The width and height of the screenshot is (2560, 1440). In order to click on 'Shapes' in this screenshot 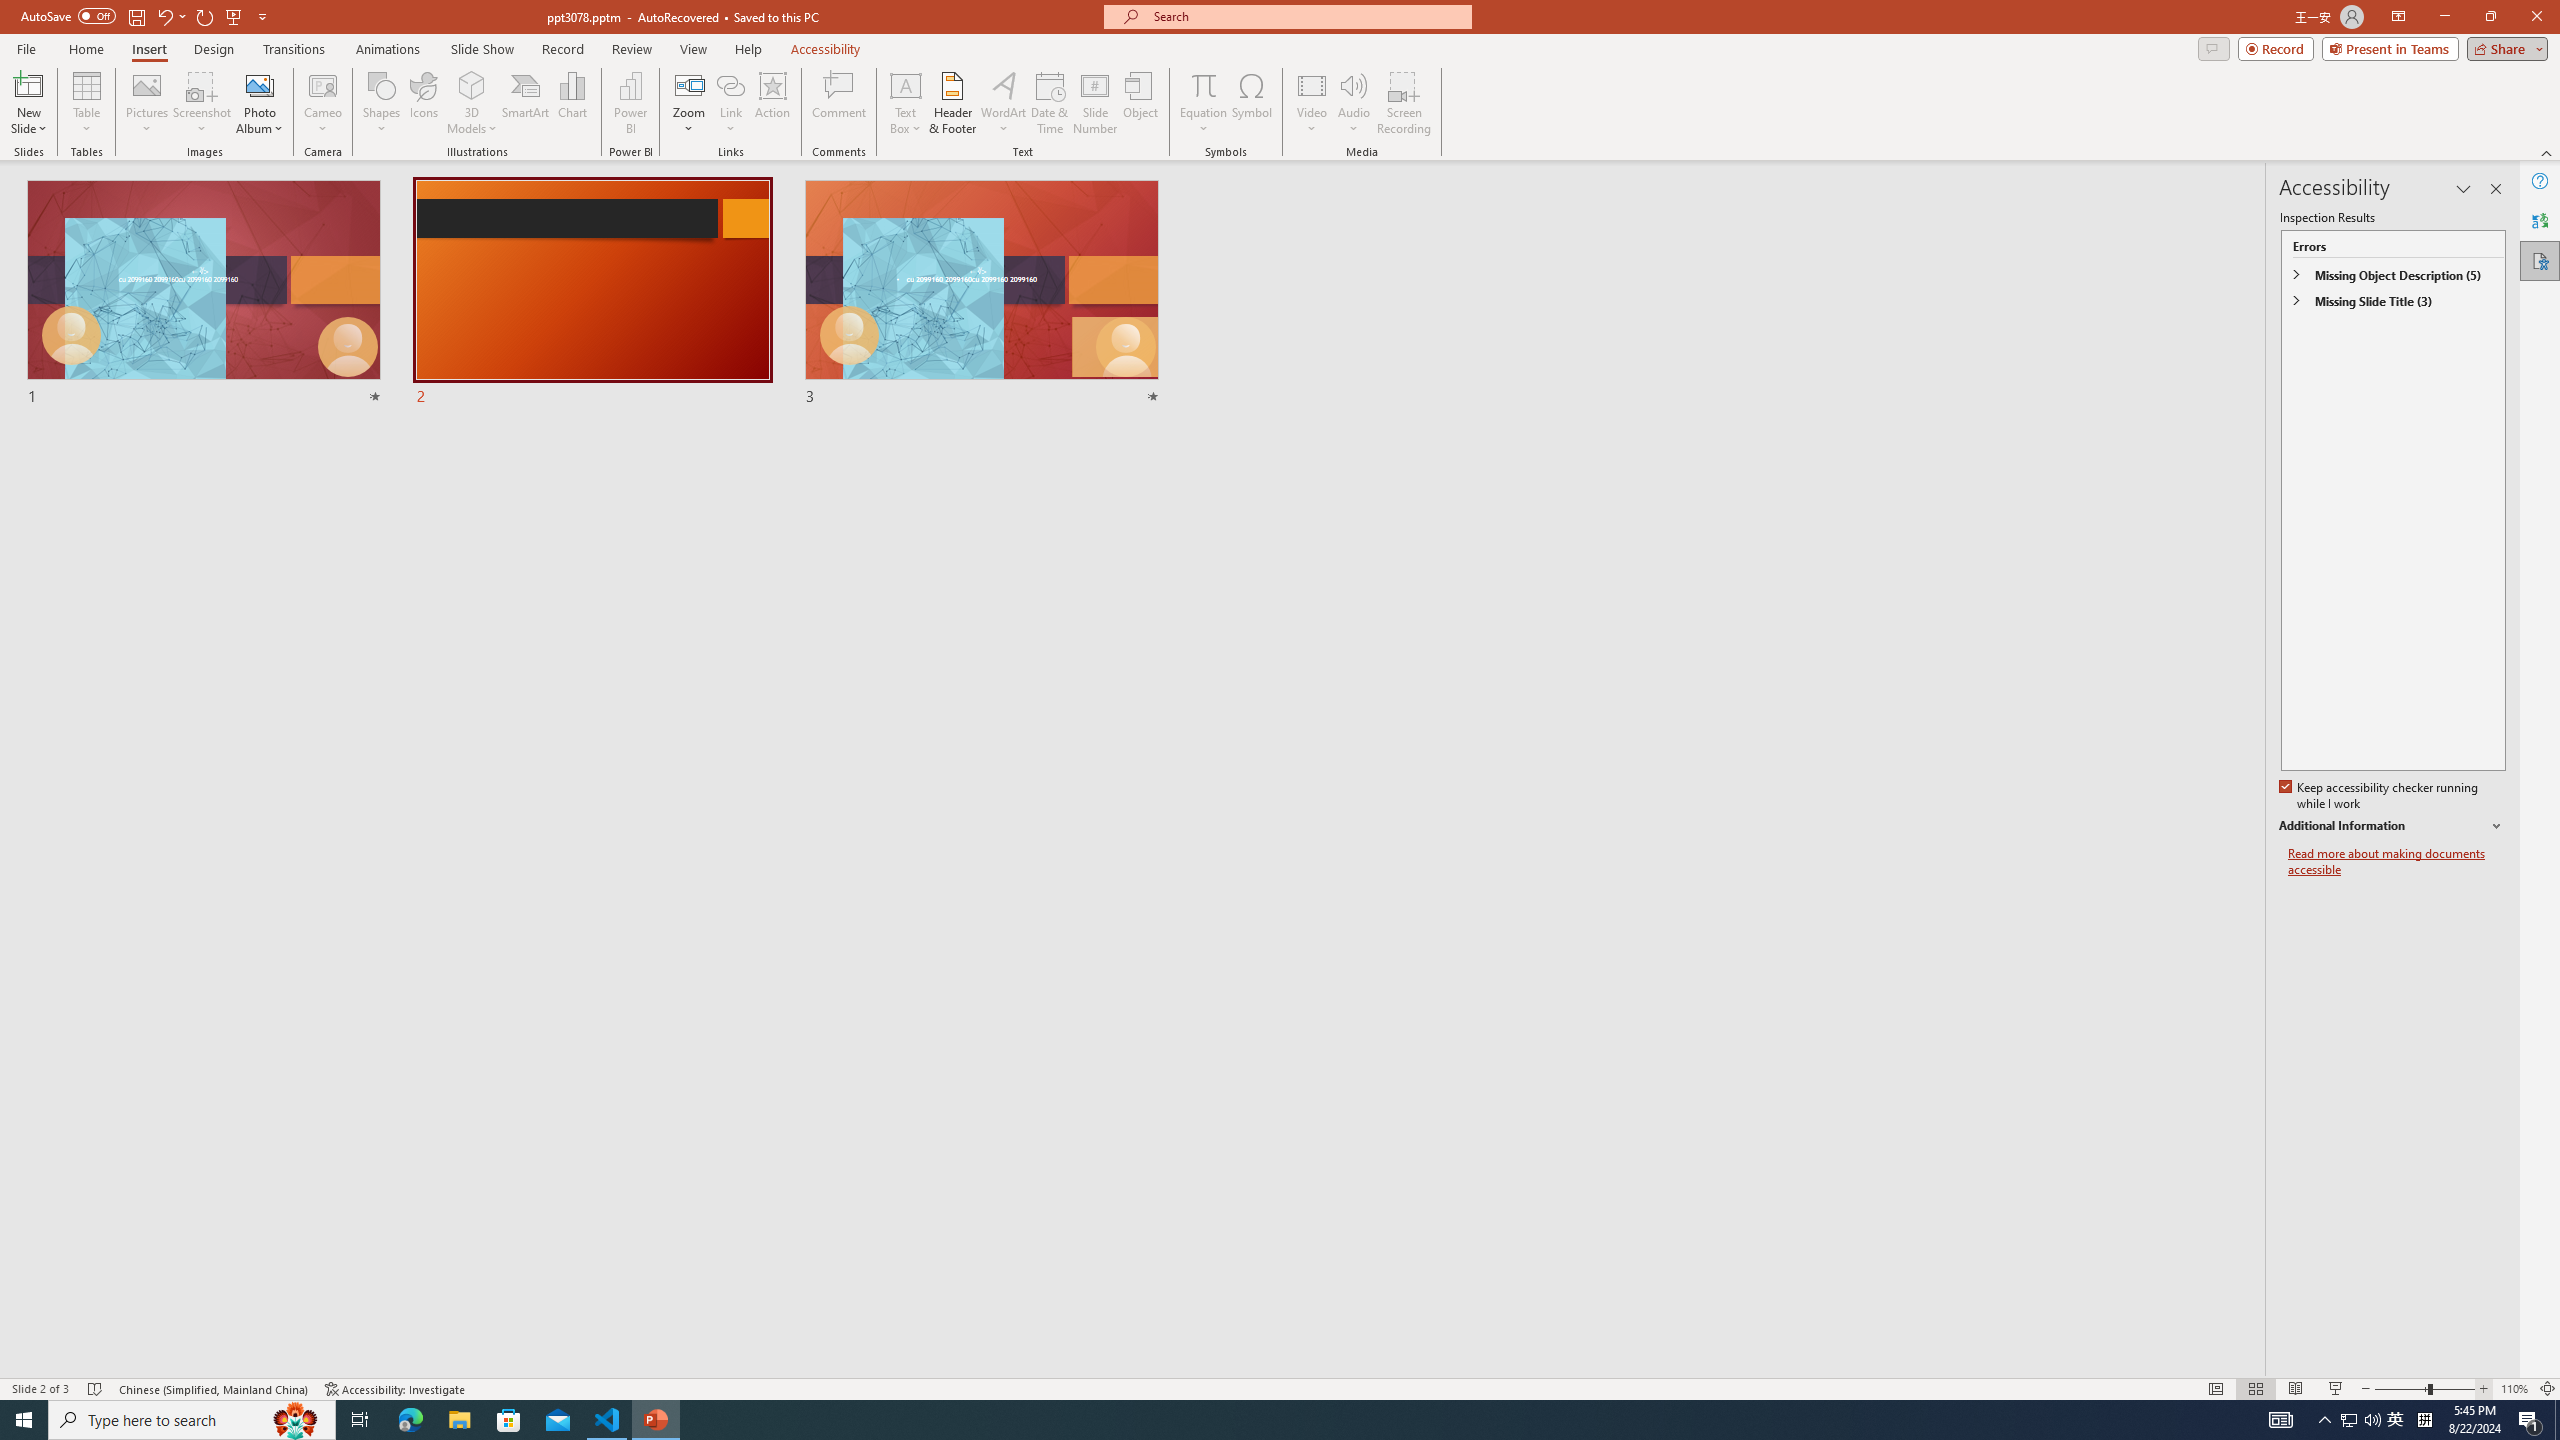, I will do `click(380, 103)`.